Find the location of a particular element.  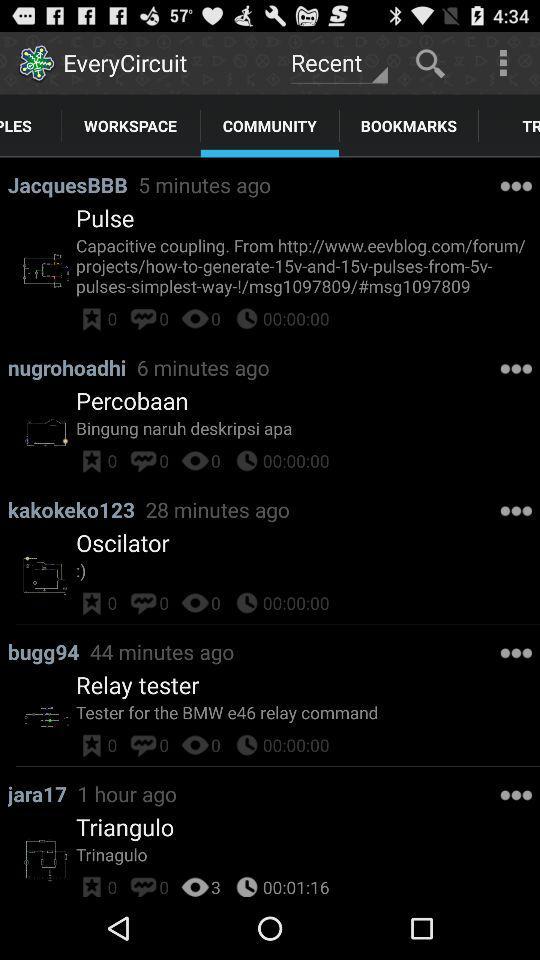

the icon above bingung naruh deskripsi item is located at coordinates (132, 399).